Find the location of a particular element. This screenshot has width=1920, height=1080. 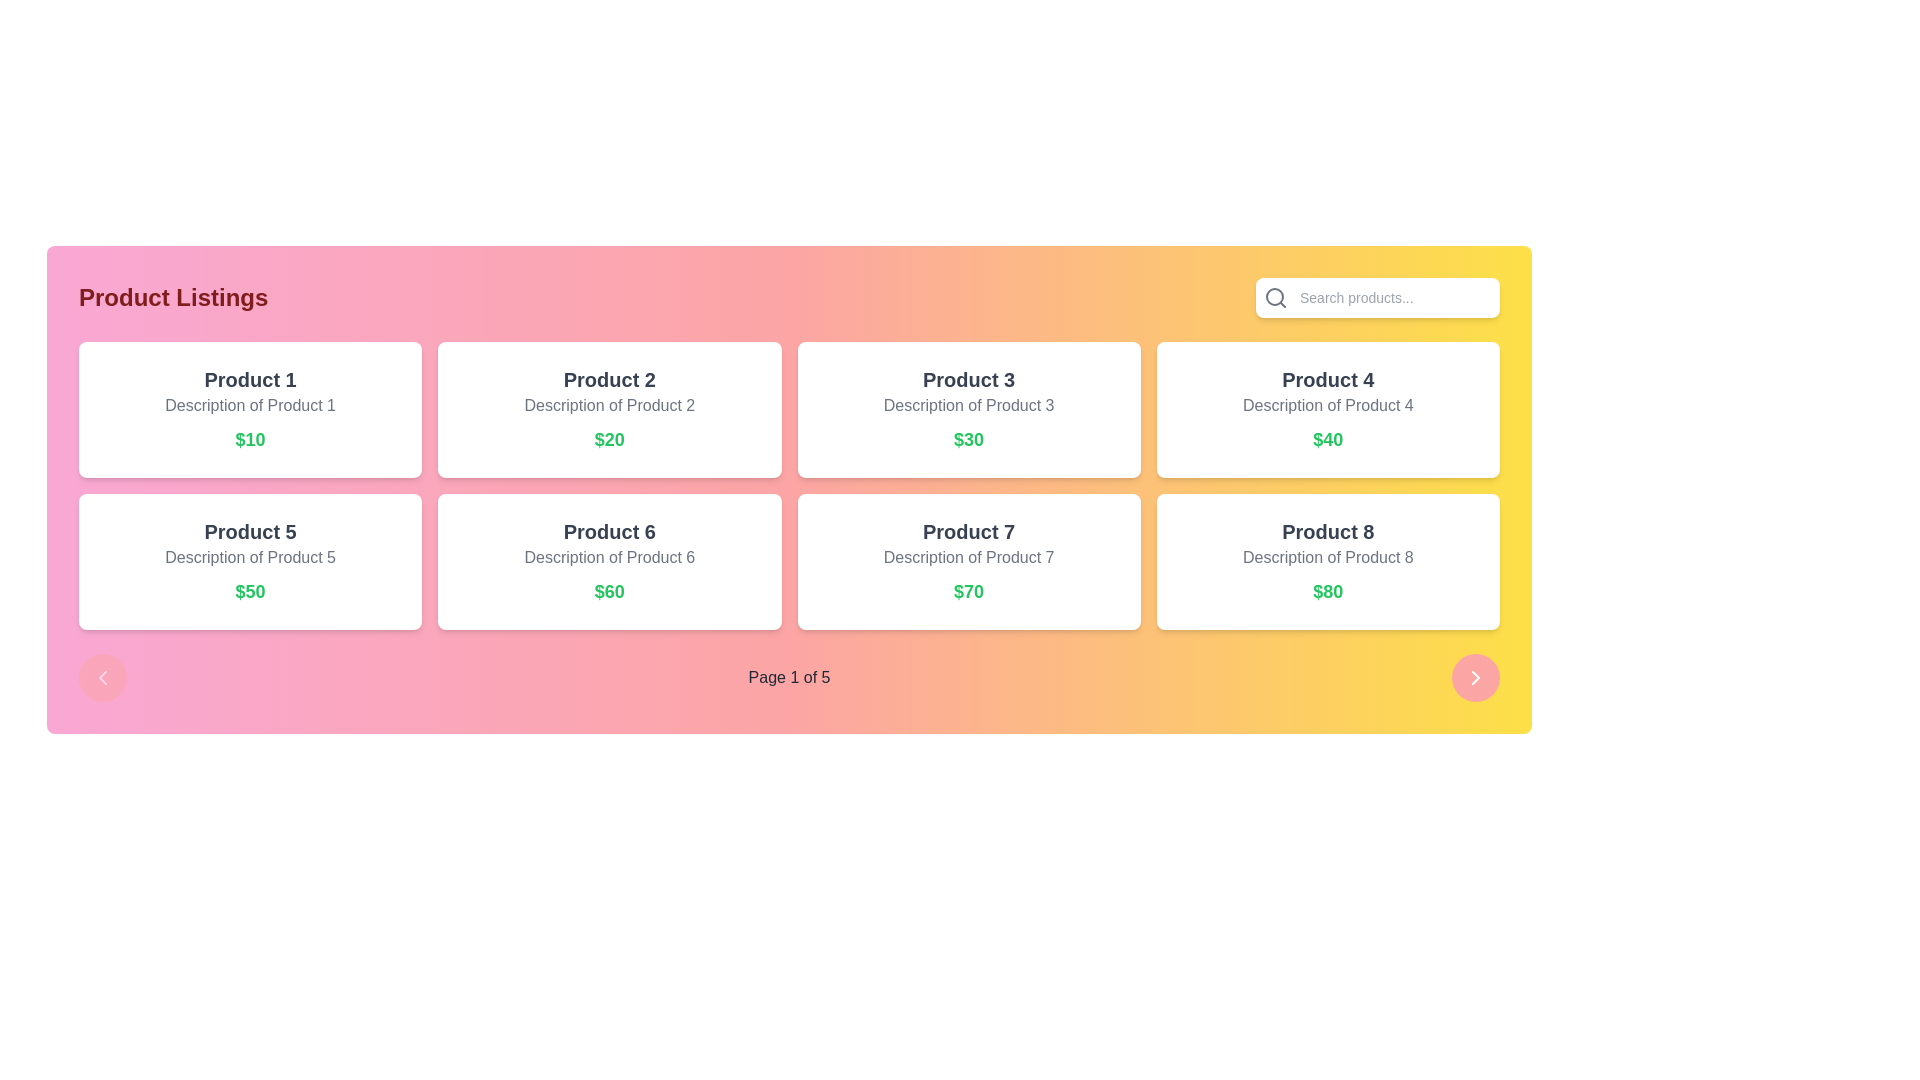

the label element displaying 'Product 6', which is styled in a larger, bold gray font and serves as a header for its associated product is located at coordinates (608, 531).